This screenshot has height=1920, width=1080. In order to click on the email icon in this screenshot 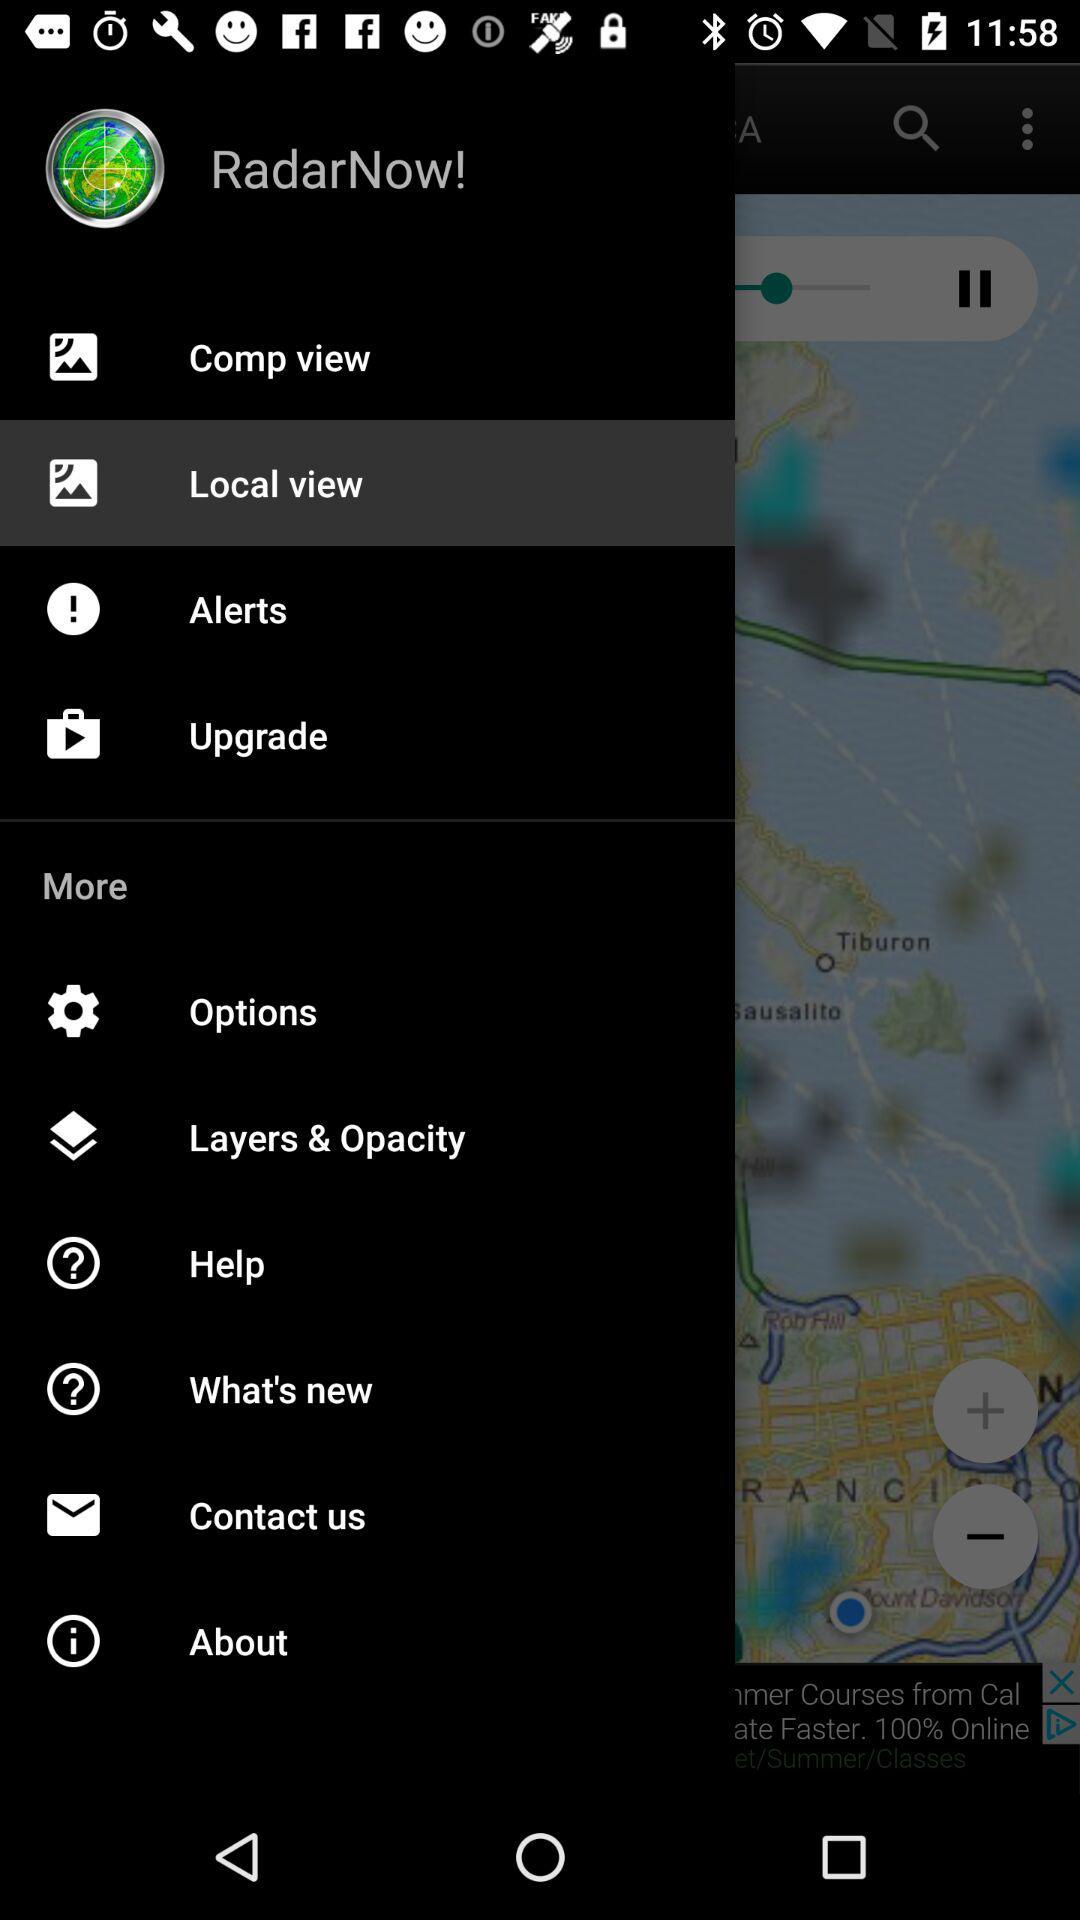, I will do `click(94, 1535)`.